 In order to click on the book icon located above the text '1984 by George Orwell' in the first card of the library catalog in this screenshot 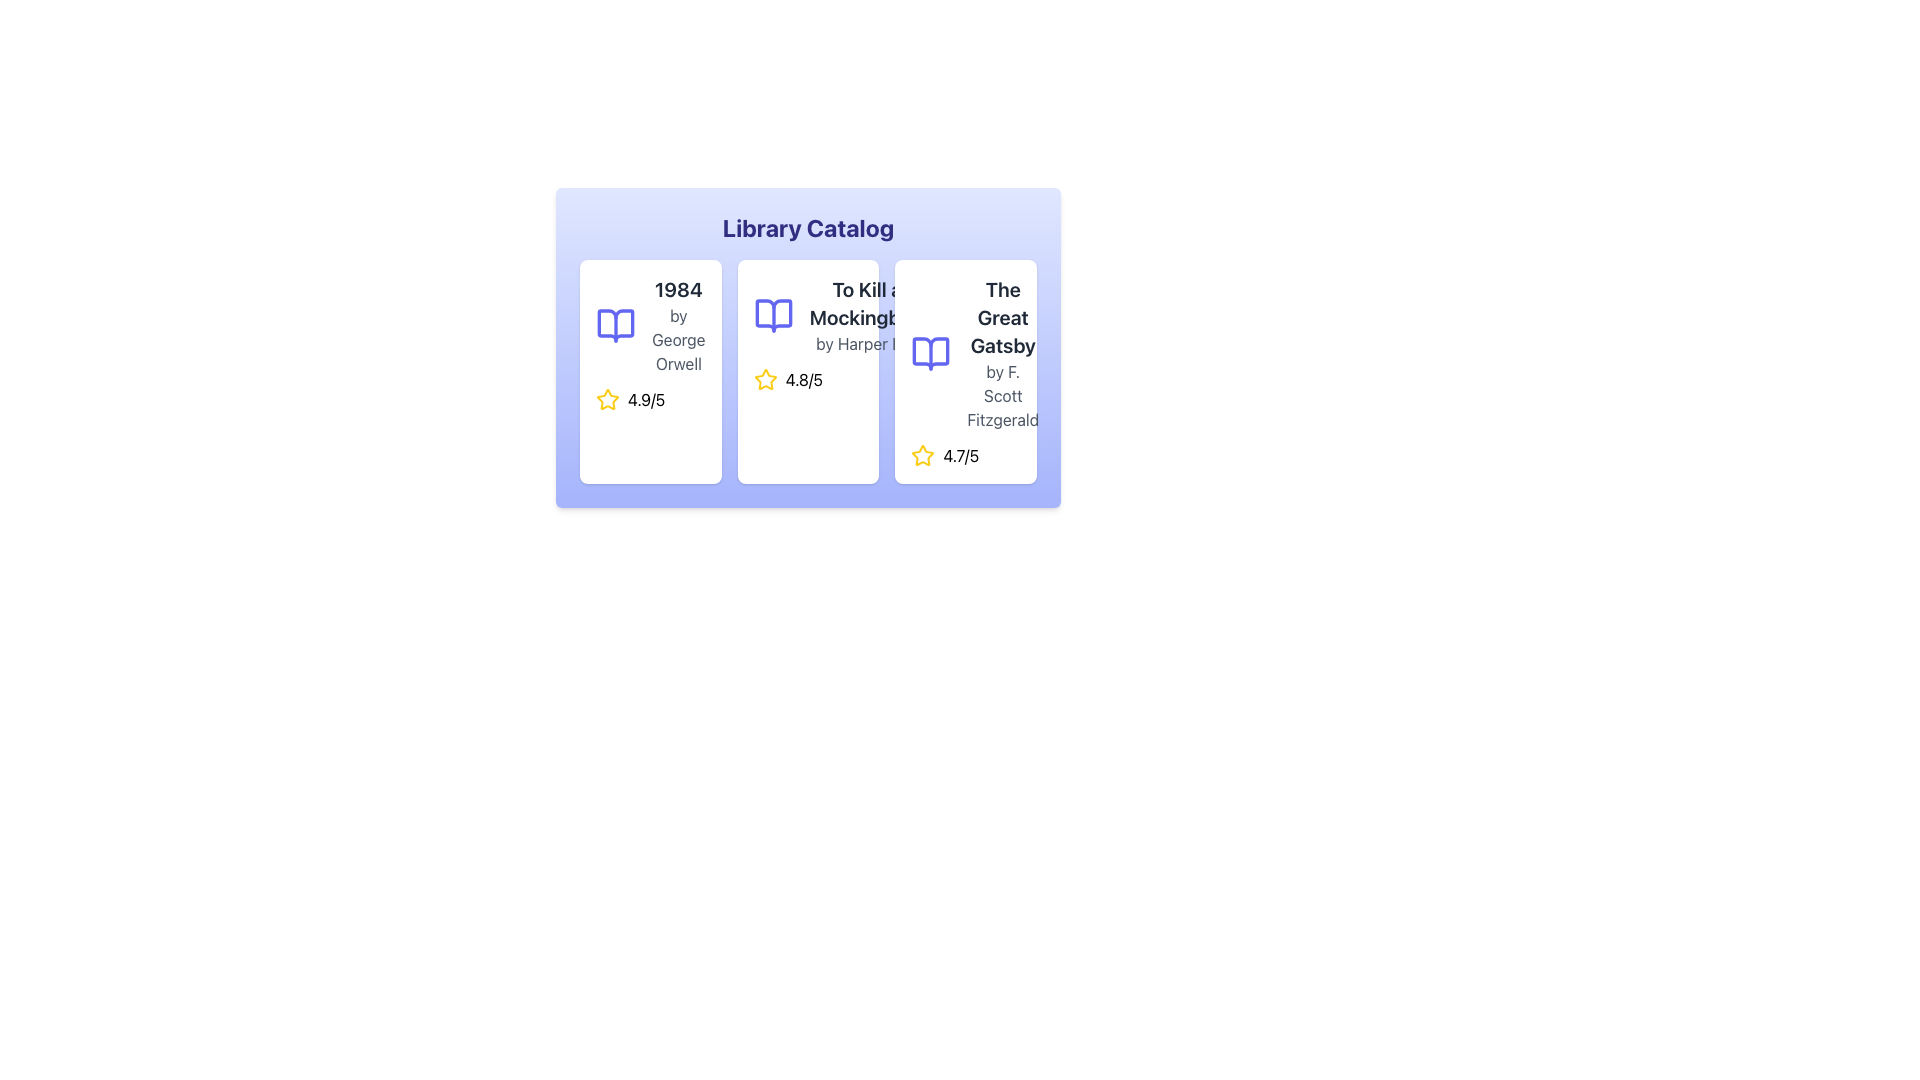, I will do `click(614, 325)`.